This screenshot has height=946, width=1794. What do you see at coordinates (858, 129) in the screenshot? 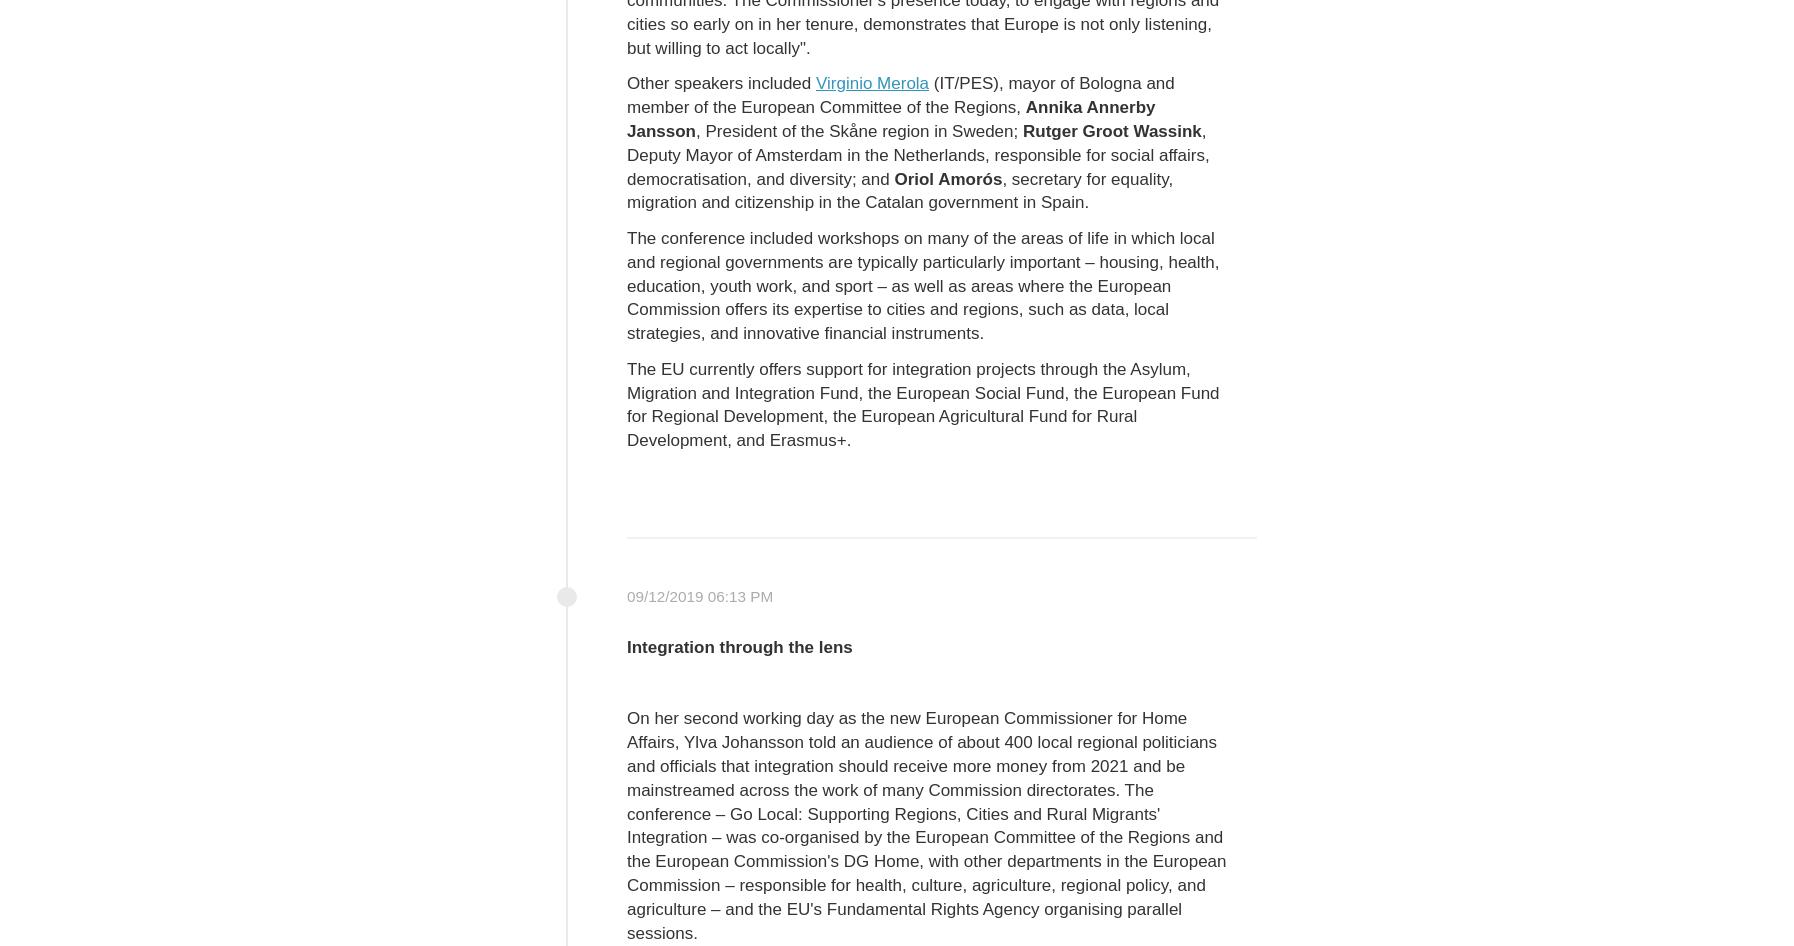
I see `', President of the Skåne region in Sweden;'` at bounding box center [858, 129].